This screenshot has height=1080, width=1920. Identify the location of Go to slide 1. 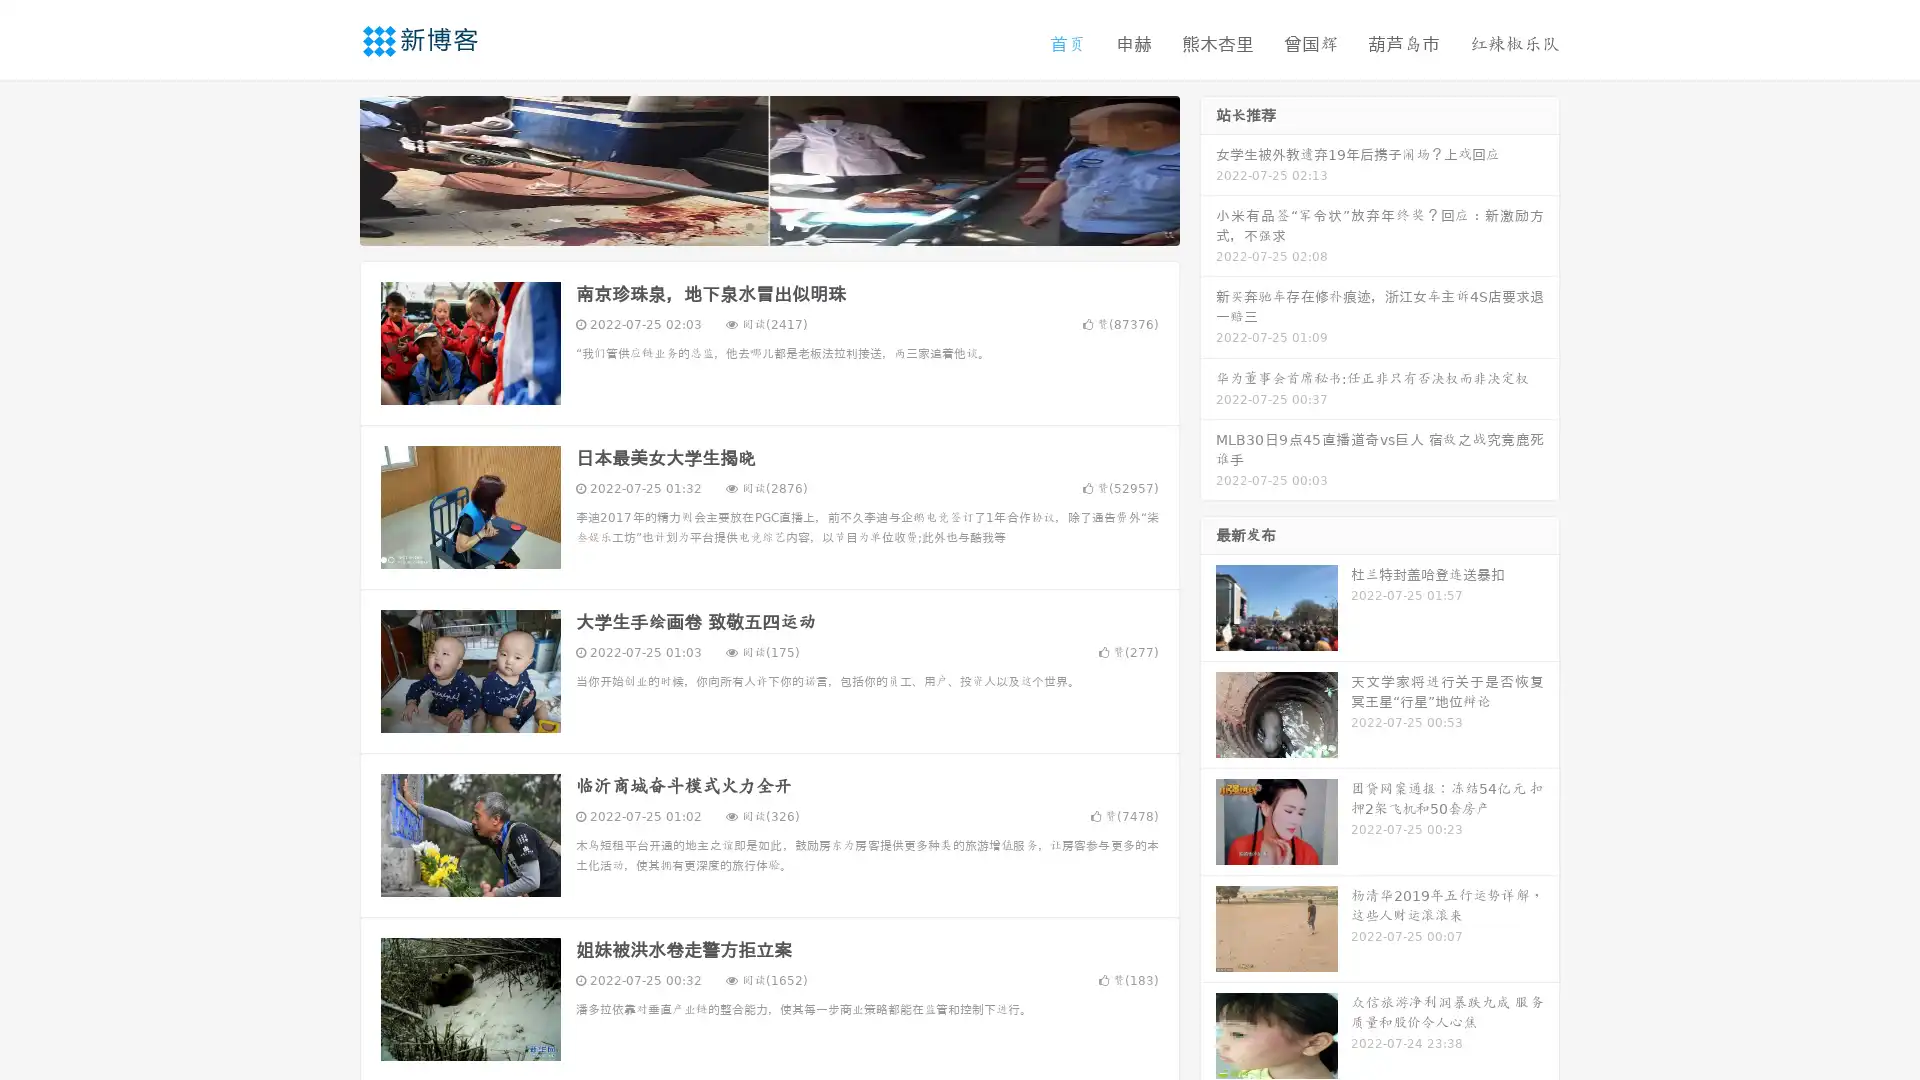
(748, 225).